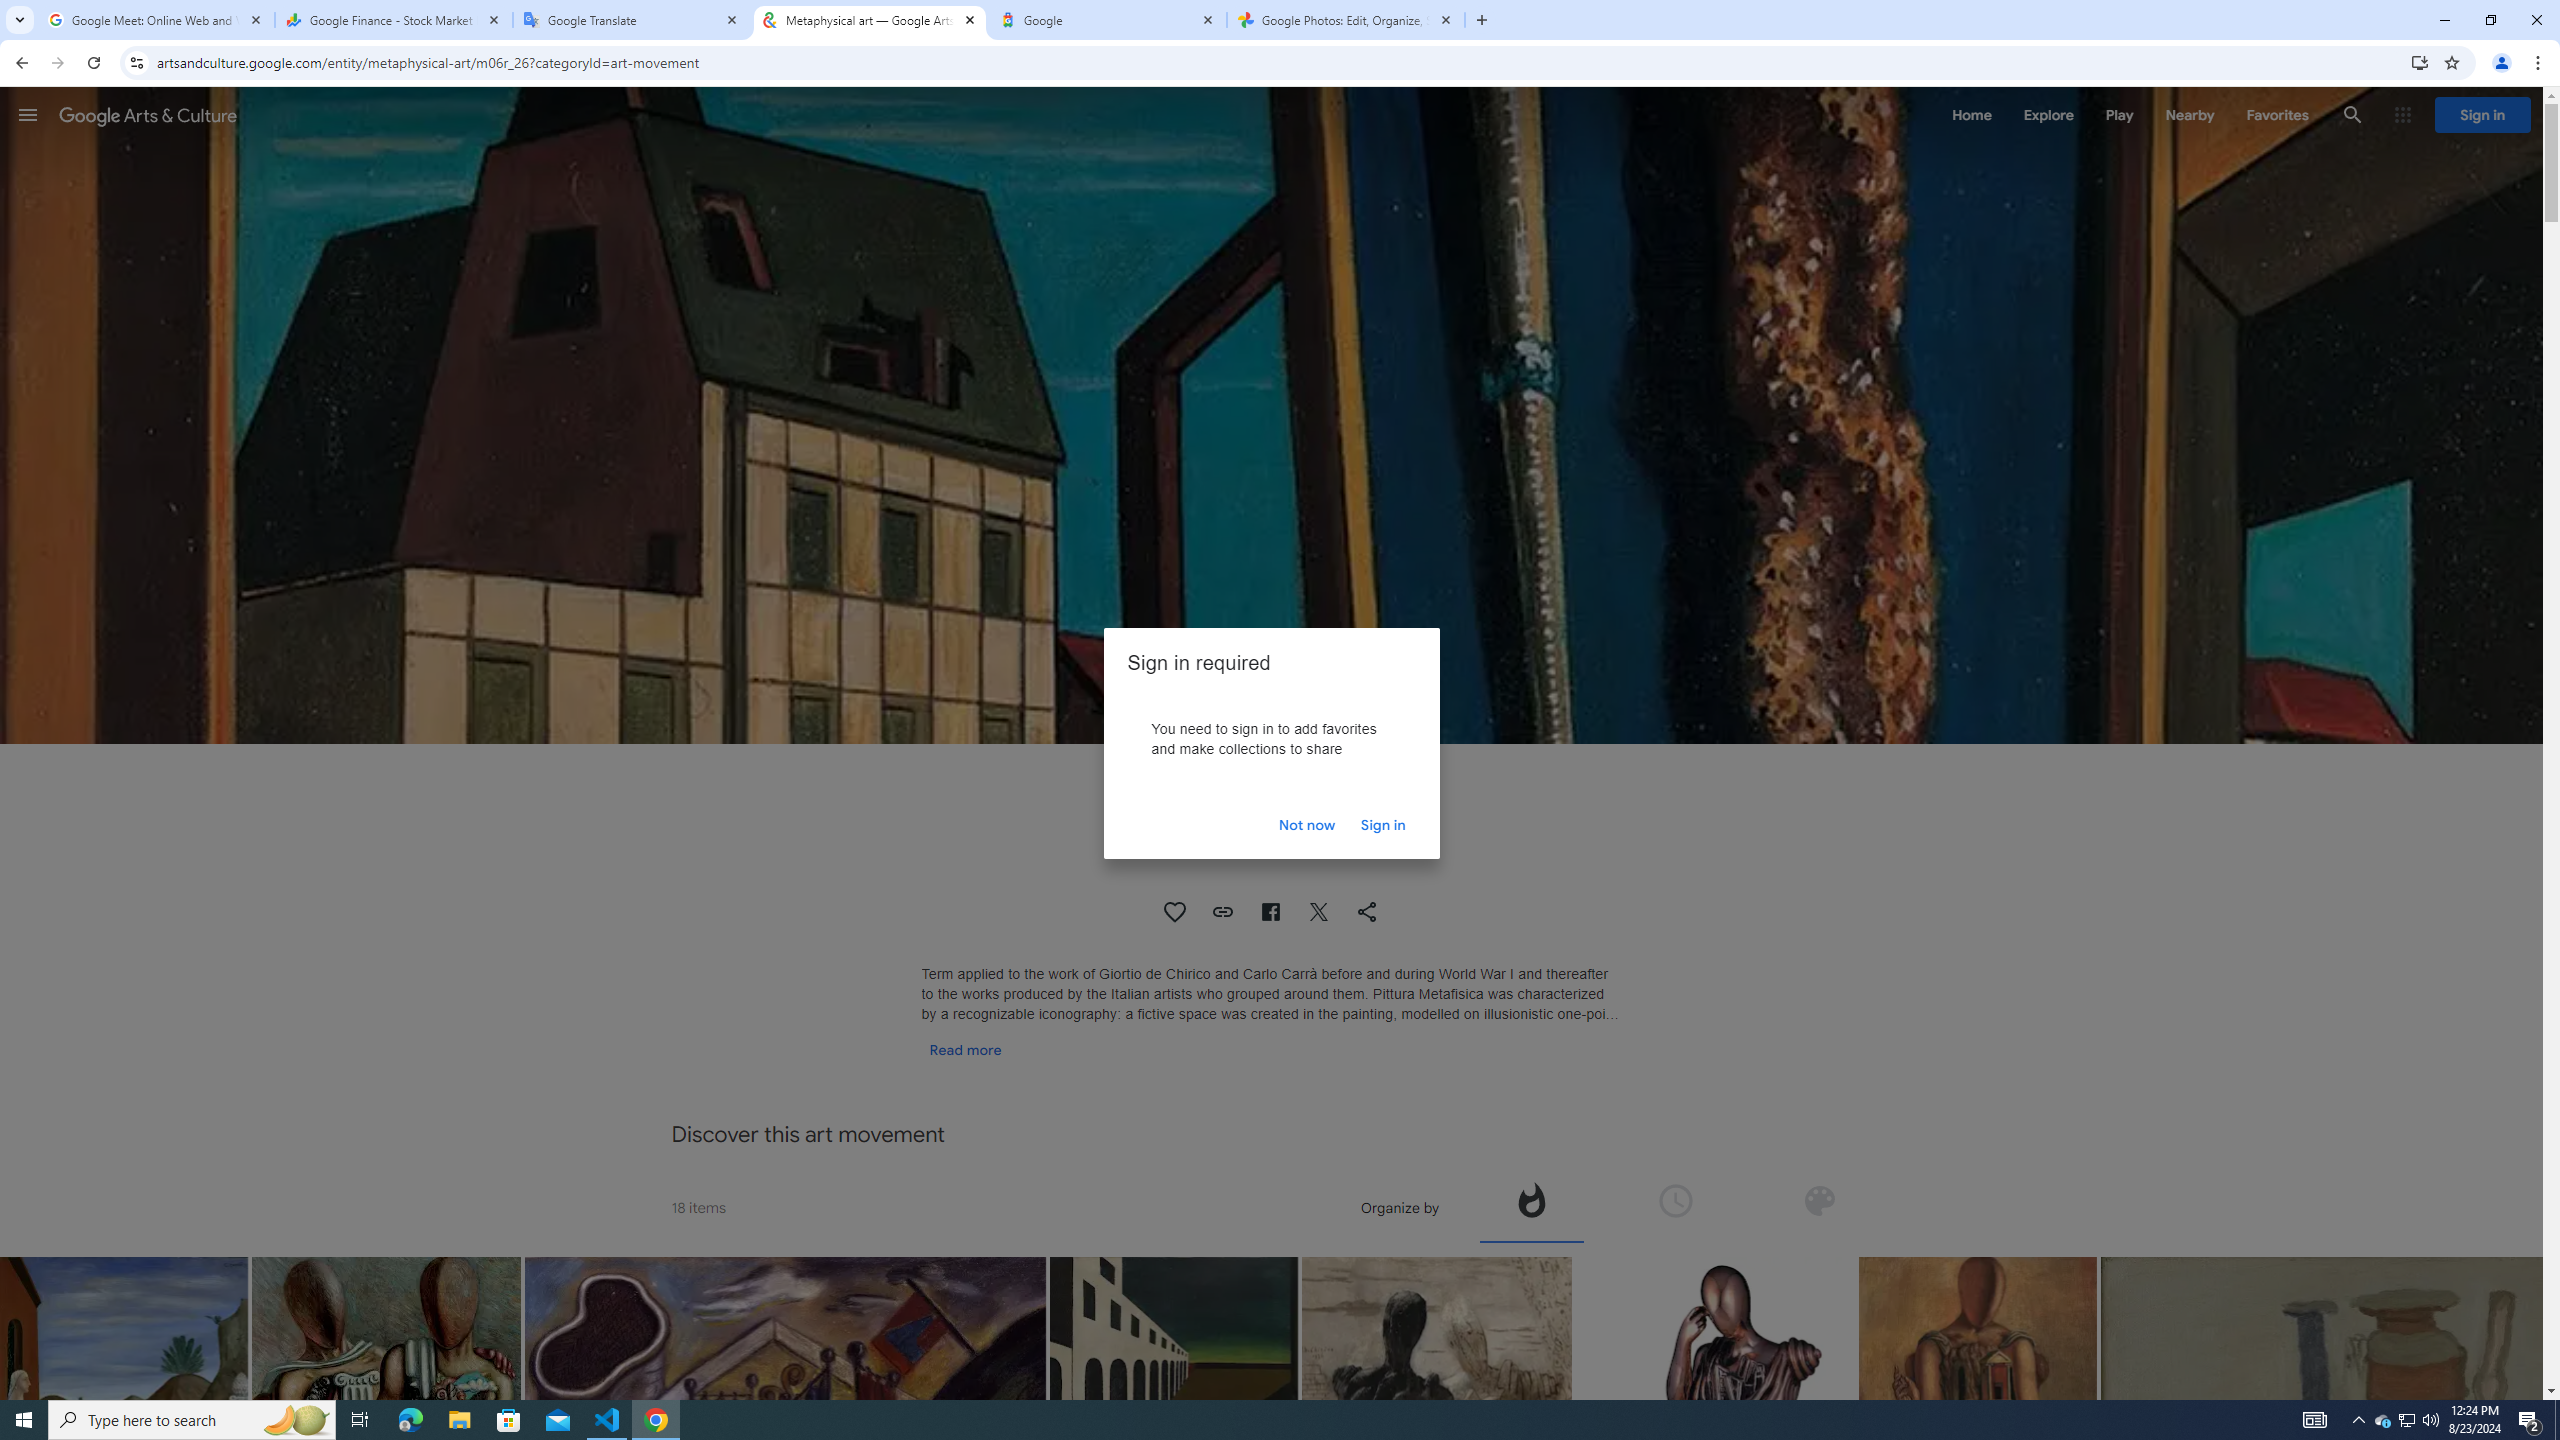 This screenshot has height=1440, width=2560. What do you see at coordinates (2047, 114) in the screenshot?
I see `'Explore'` at bounding box center [2047, 114].